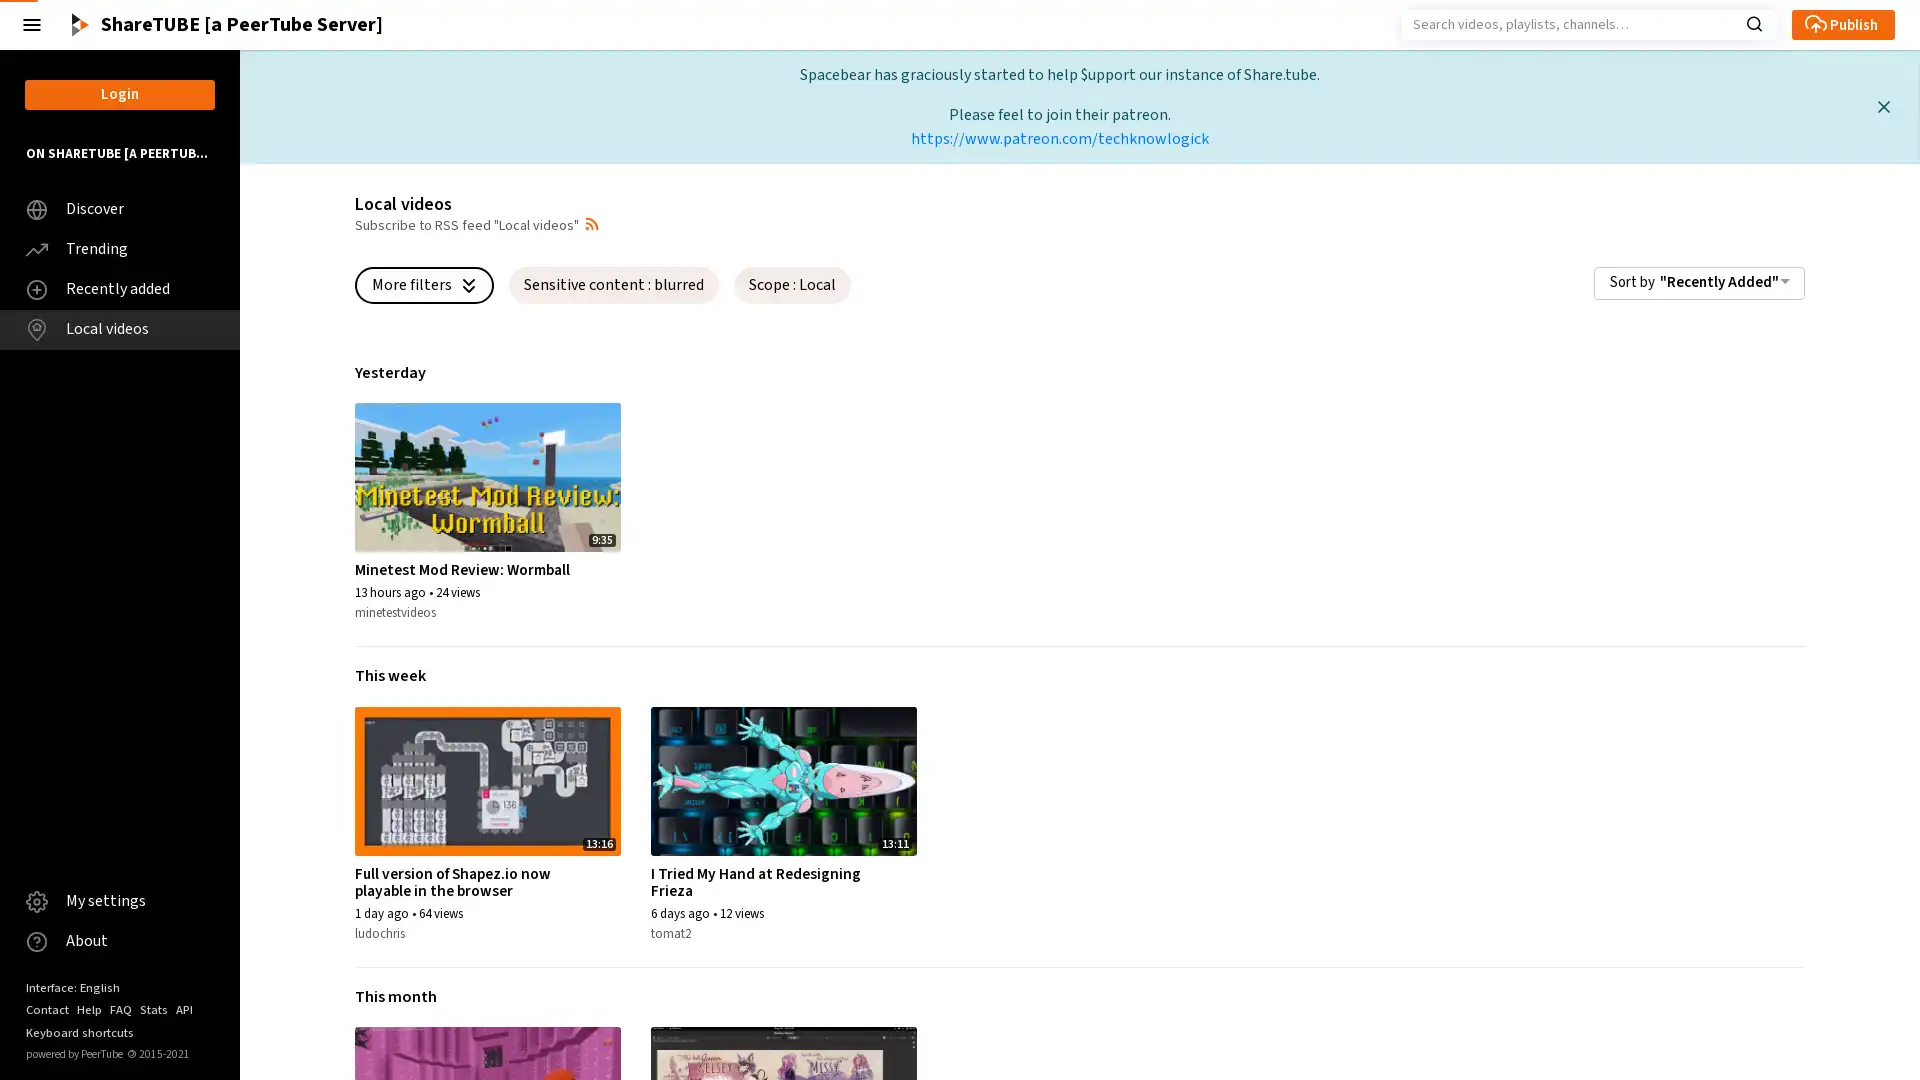  I want to click on Close this message, so click(1882, 106).